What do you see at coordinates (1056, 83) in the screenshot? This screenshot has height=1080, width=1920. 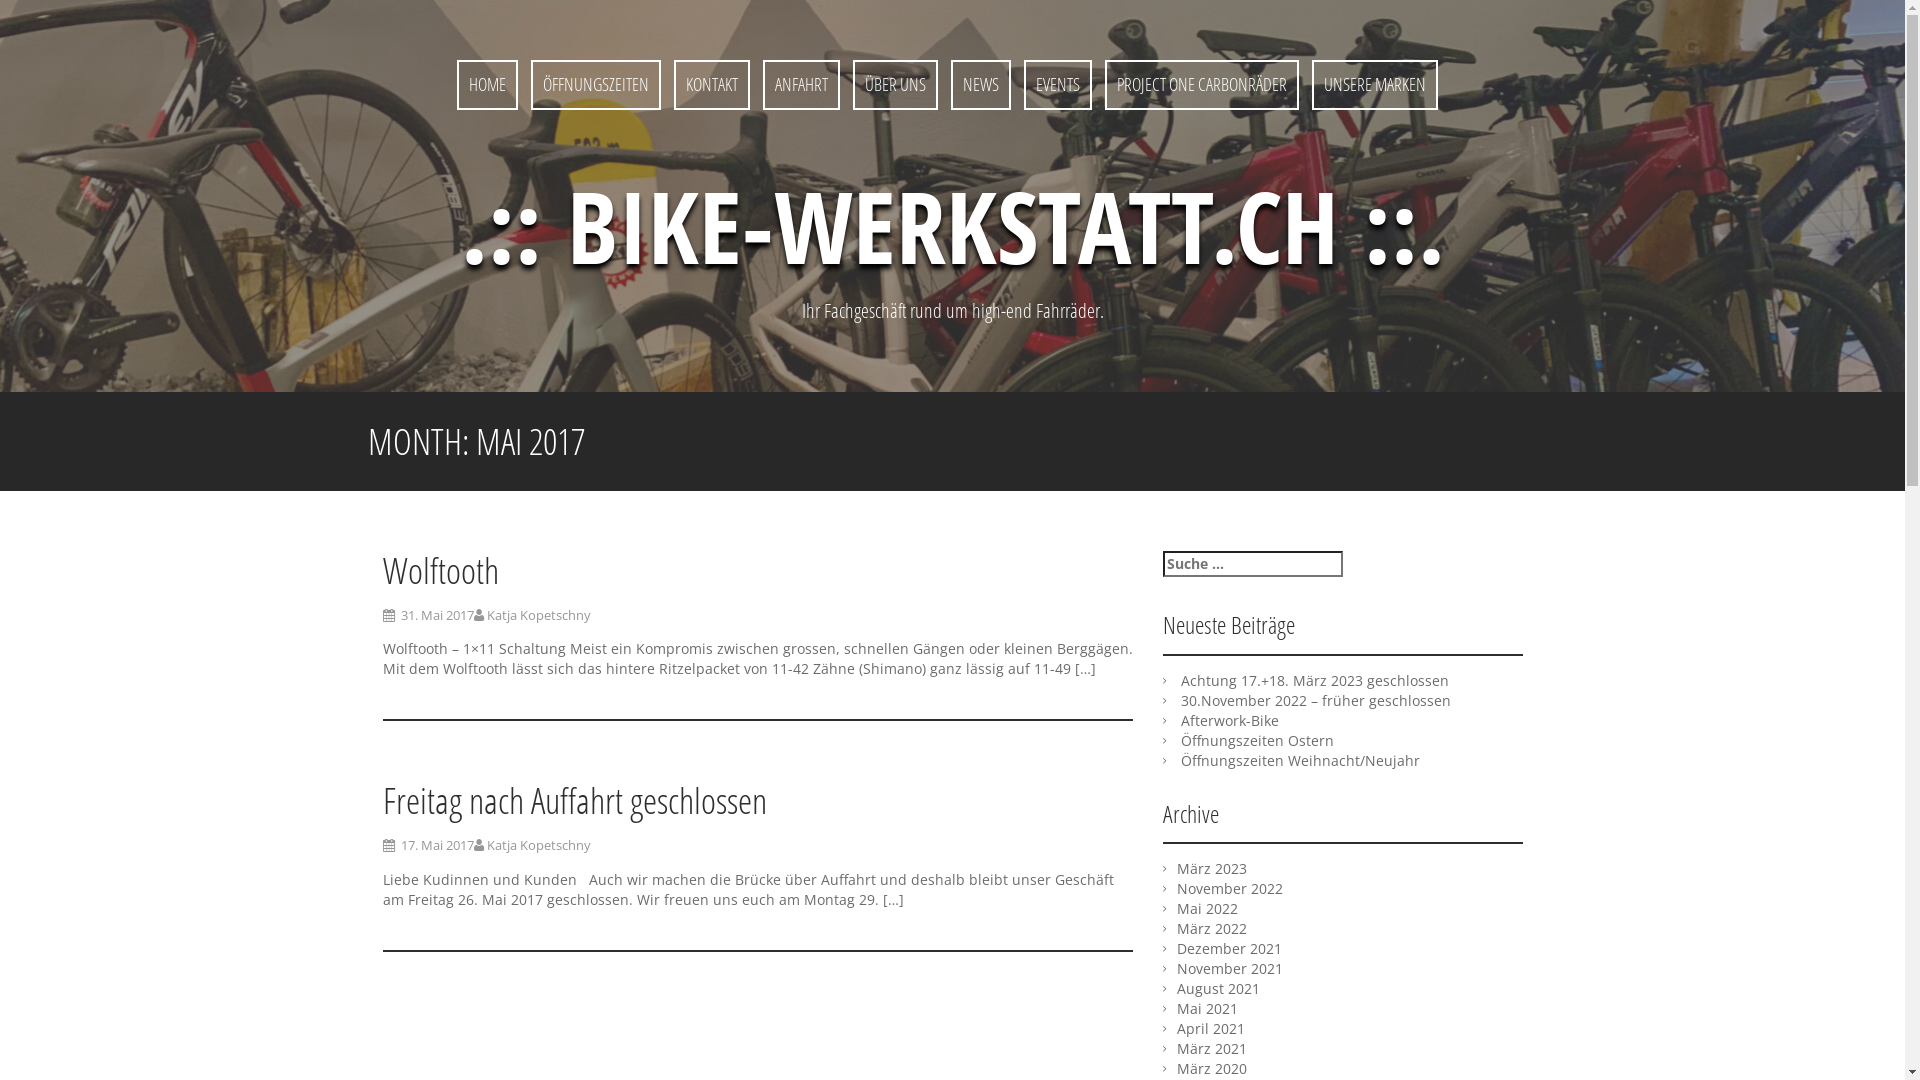 I see `'EVENTS'` at bounding box center [1056, 83].